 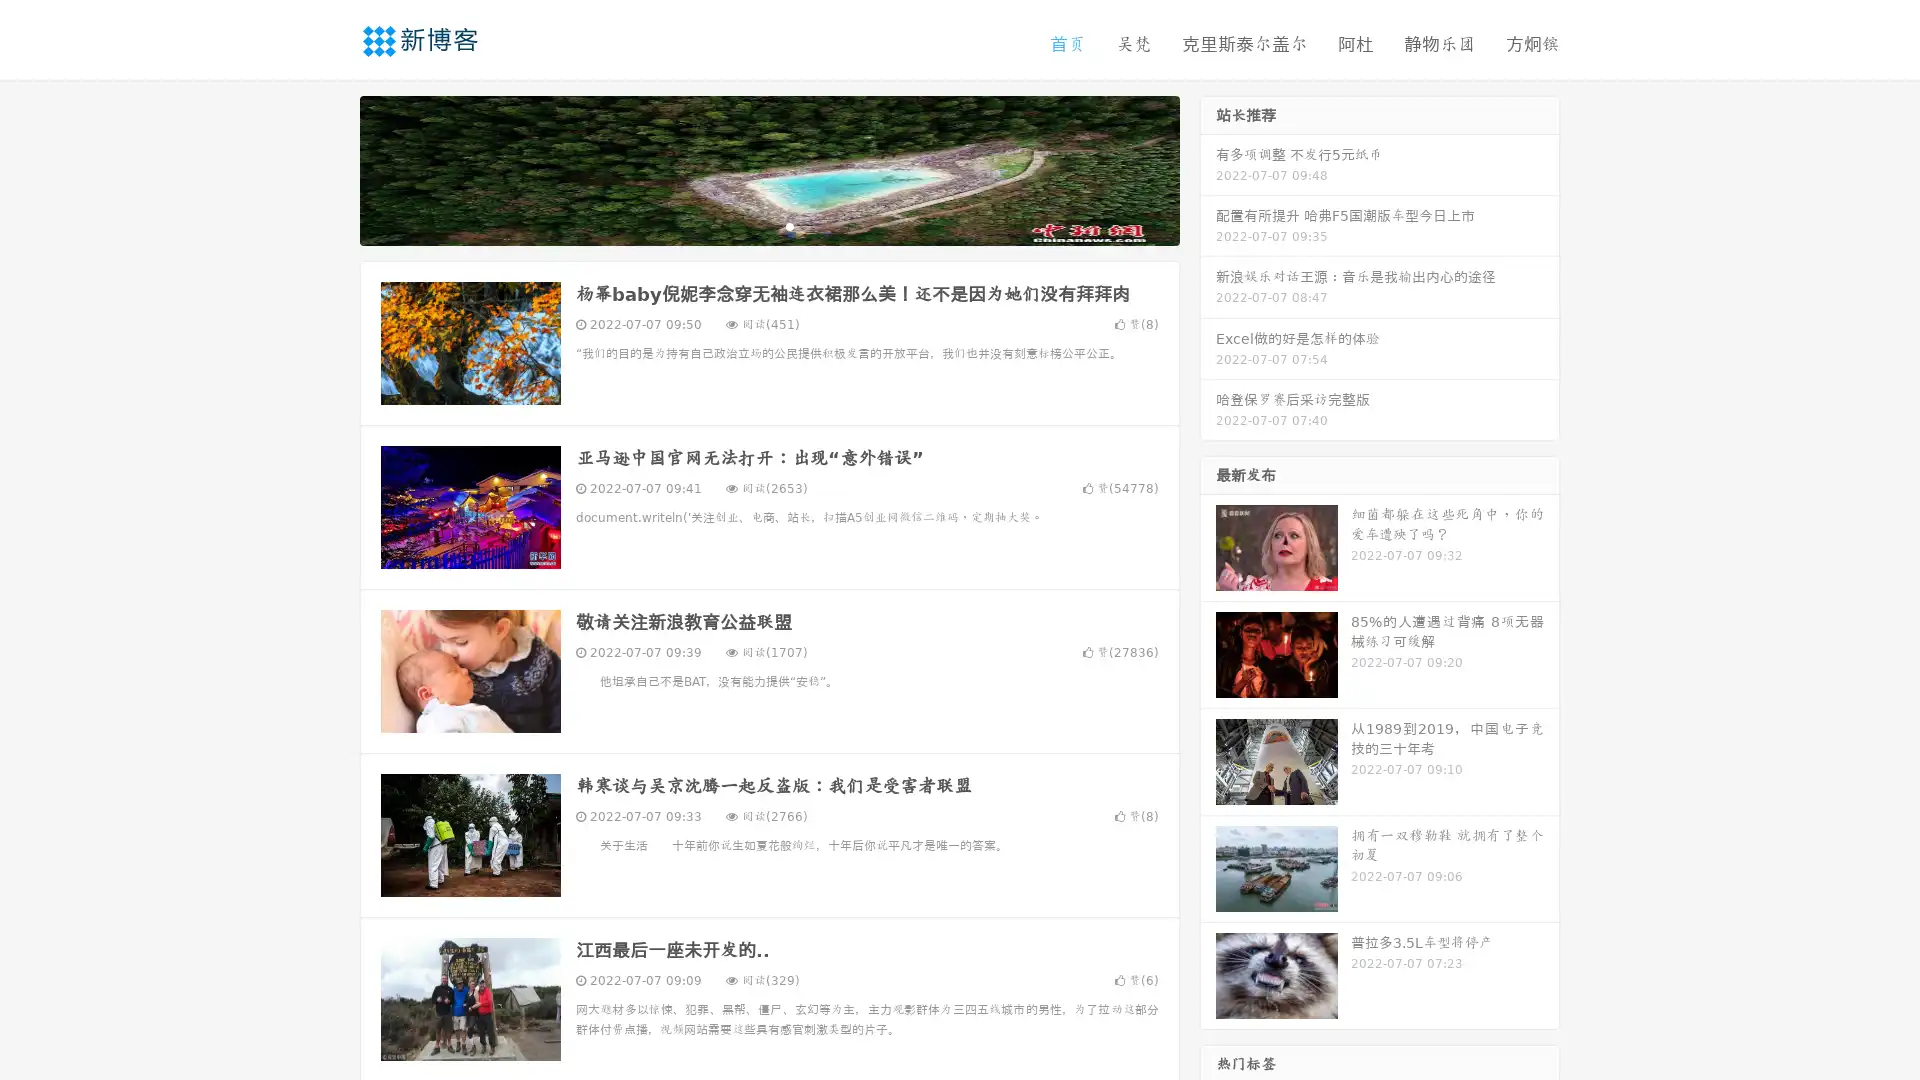 What do you see at coordinates (1208, 168) in the screenshot?
I see `Next slide` at bounding box center [1208, 168].